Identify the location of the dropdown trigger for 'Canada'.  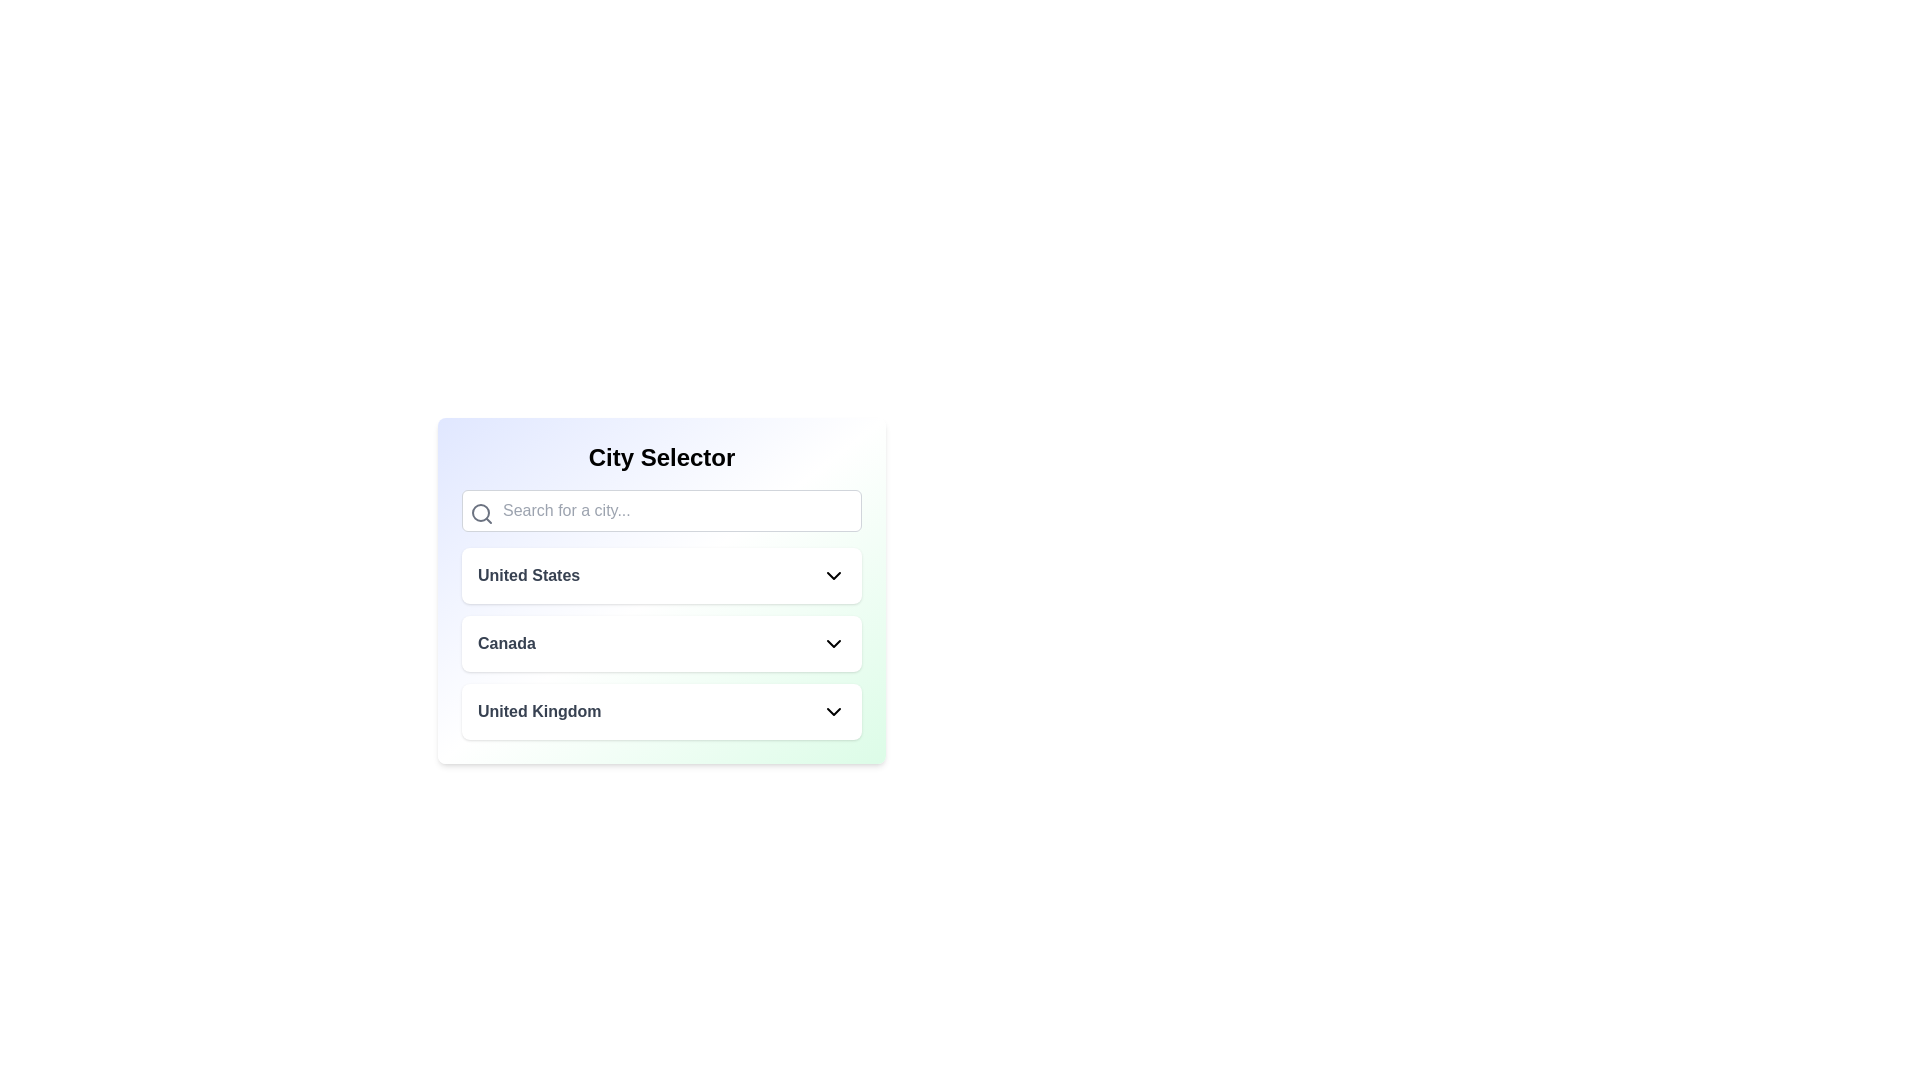
(662, 644).